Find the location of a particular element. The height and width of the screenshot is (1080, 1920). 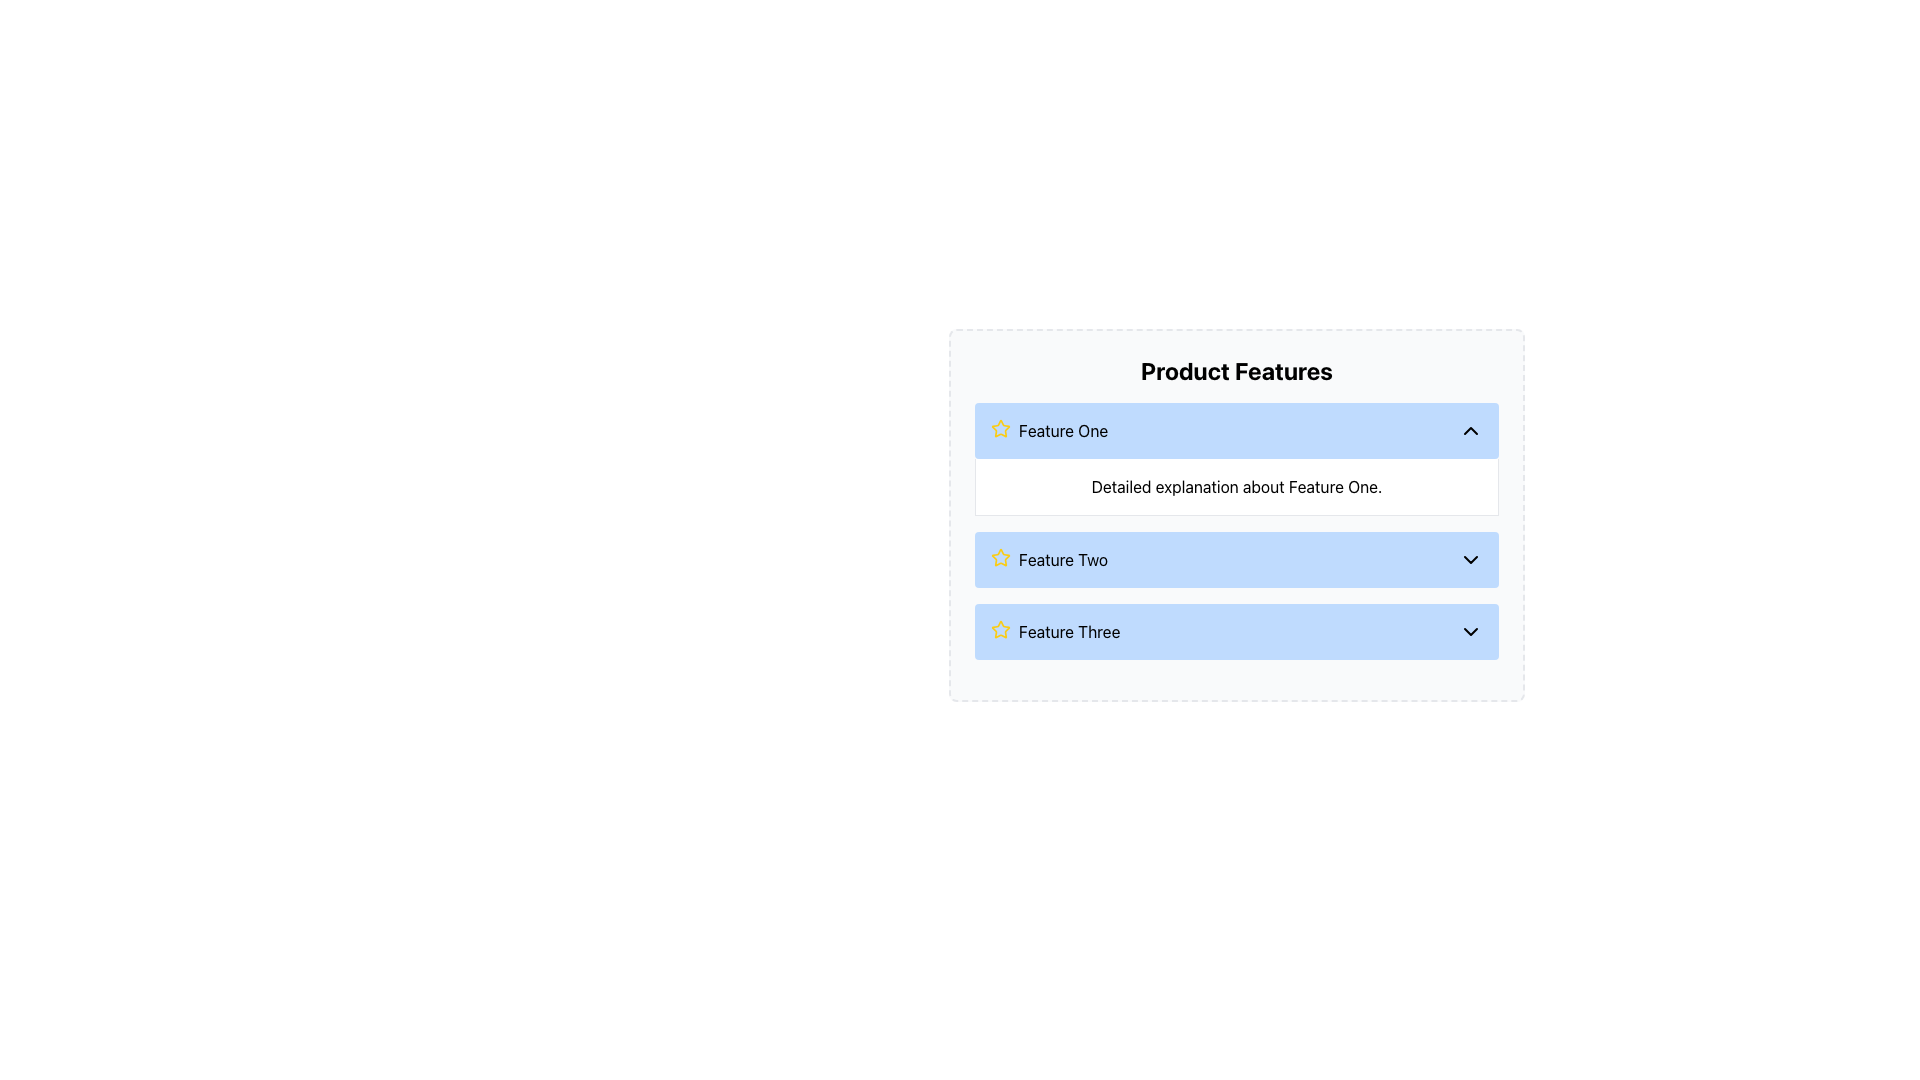

the bold, large header displaying the text 'Product Features', which is centrally aligned and located above the list of features is located at coordinates (1236, 370).